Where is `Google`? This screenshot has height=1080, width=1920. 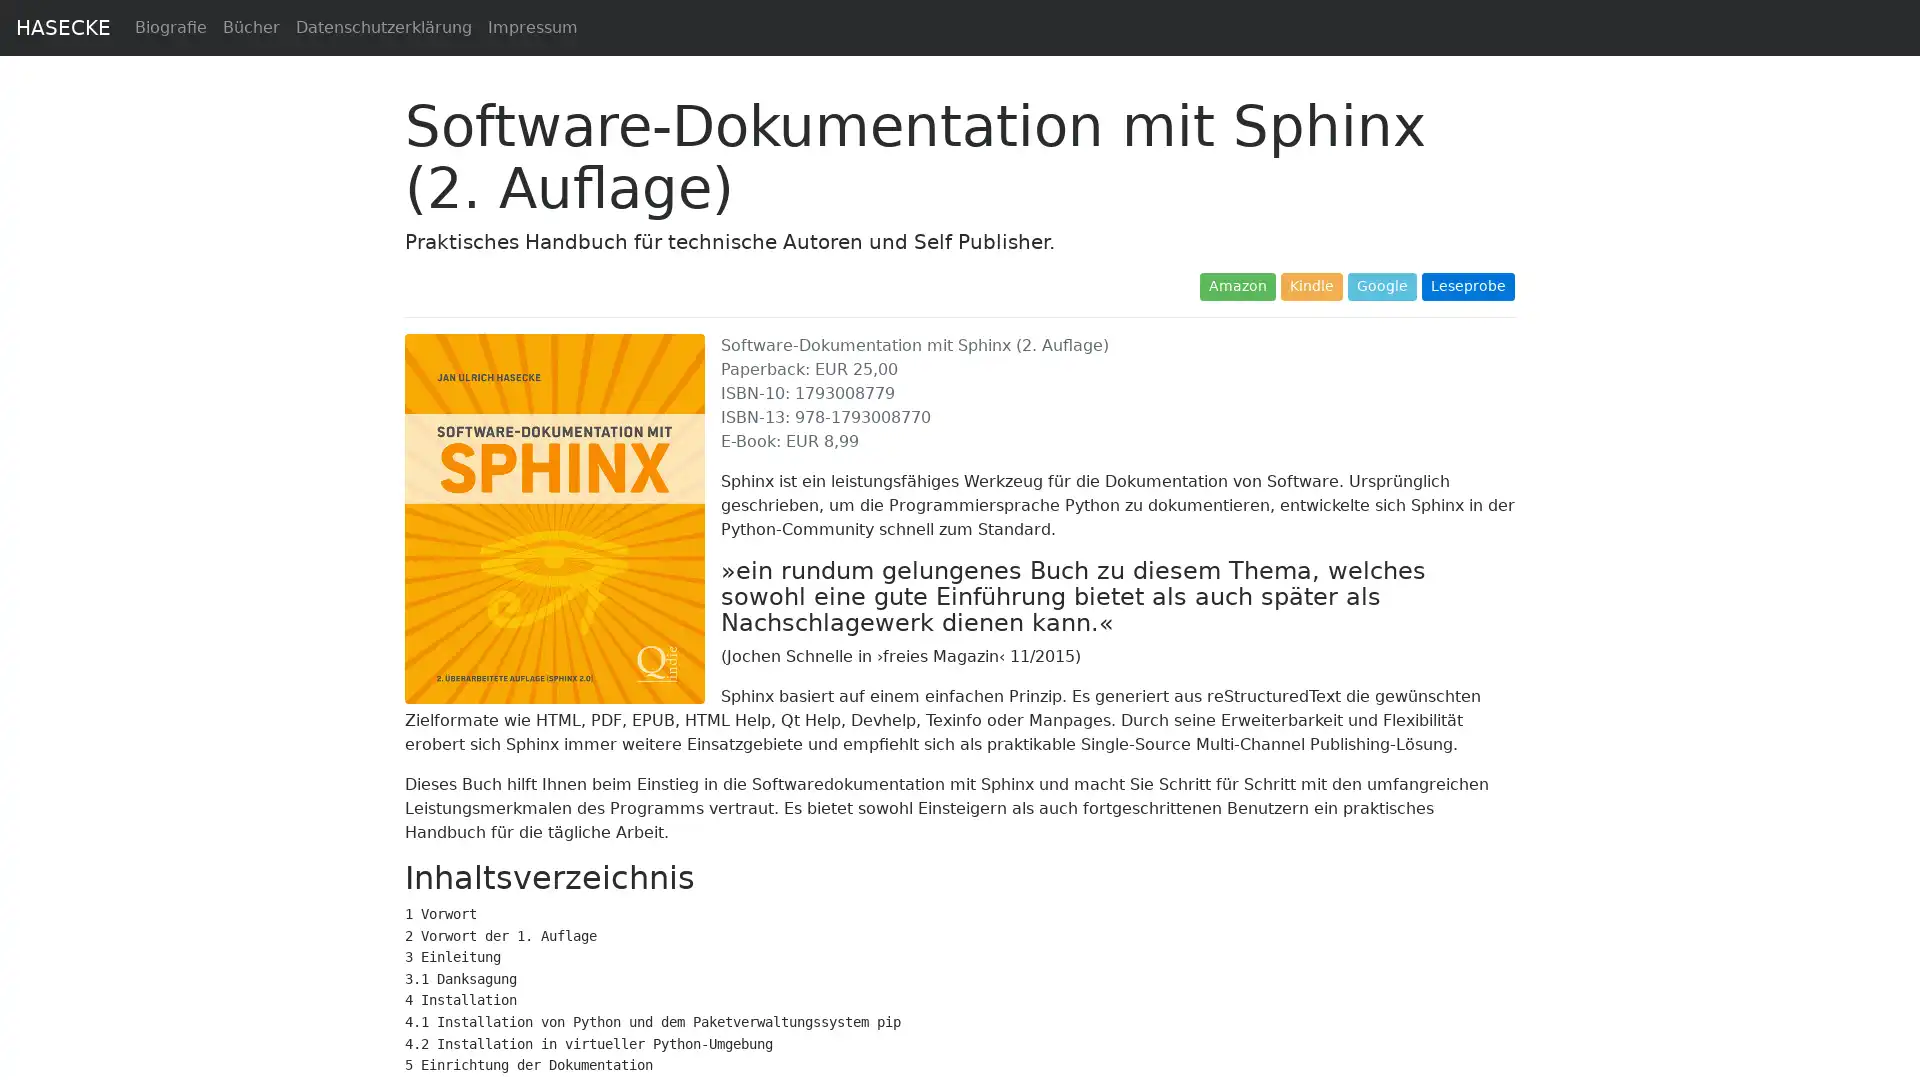
Google is located at coordinates (1381, 286).